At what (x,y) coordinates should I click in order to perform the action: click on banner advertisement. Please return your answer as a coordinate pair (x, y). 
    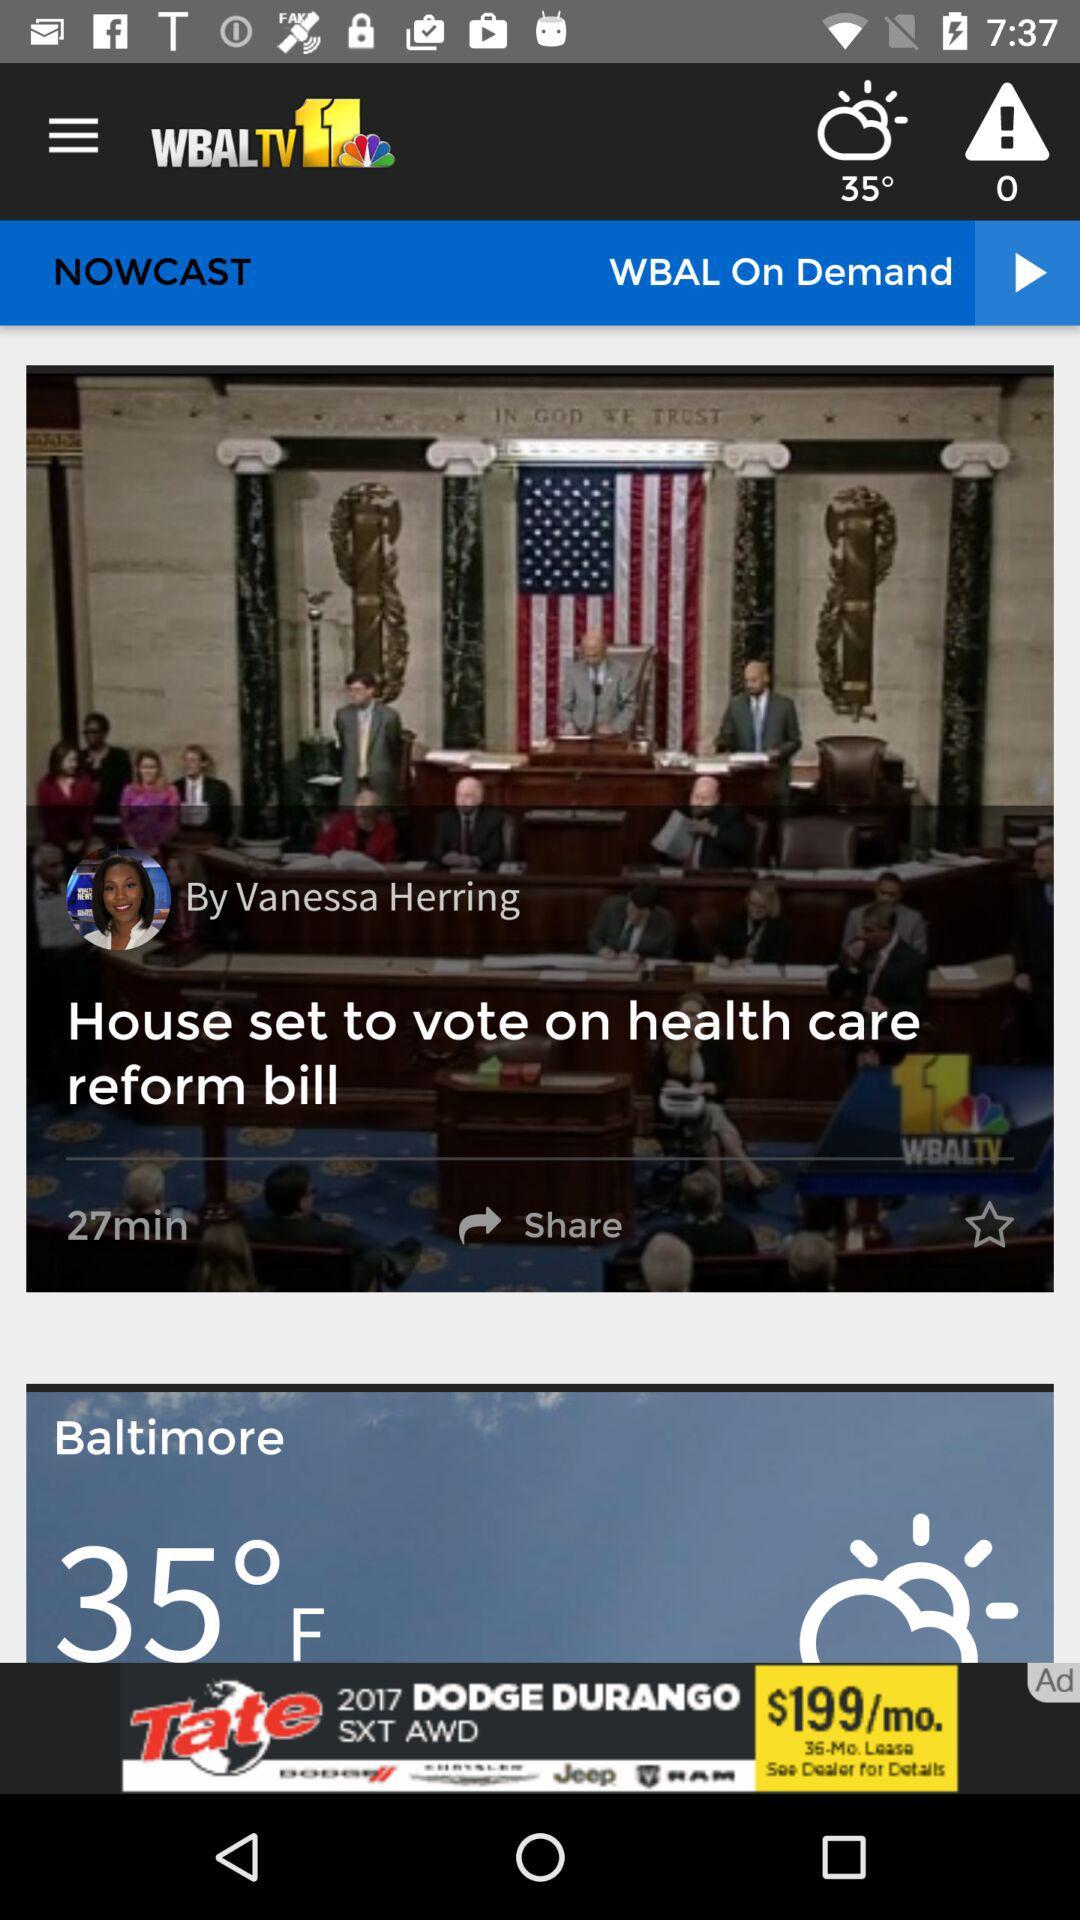
    Looking at the image, I should click on (540, 1727).